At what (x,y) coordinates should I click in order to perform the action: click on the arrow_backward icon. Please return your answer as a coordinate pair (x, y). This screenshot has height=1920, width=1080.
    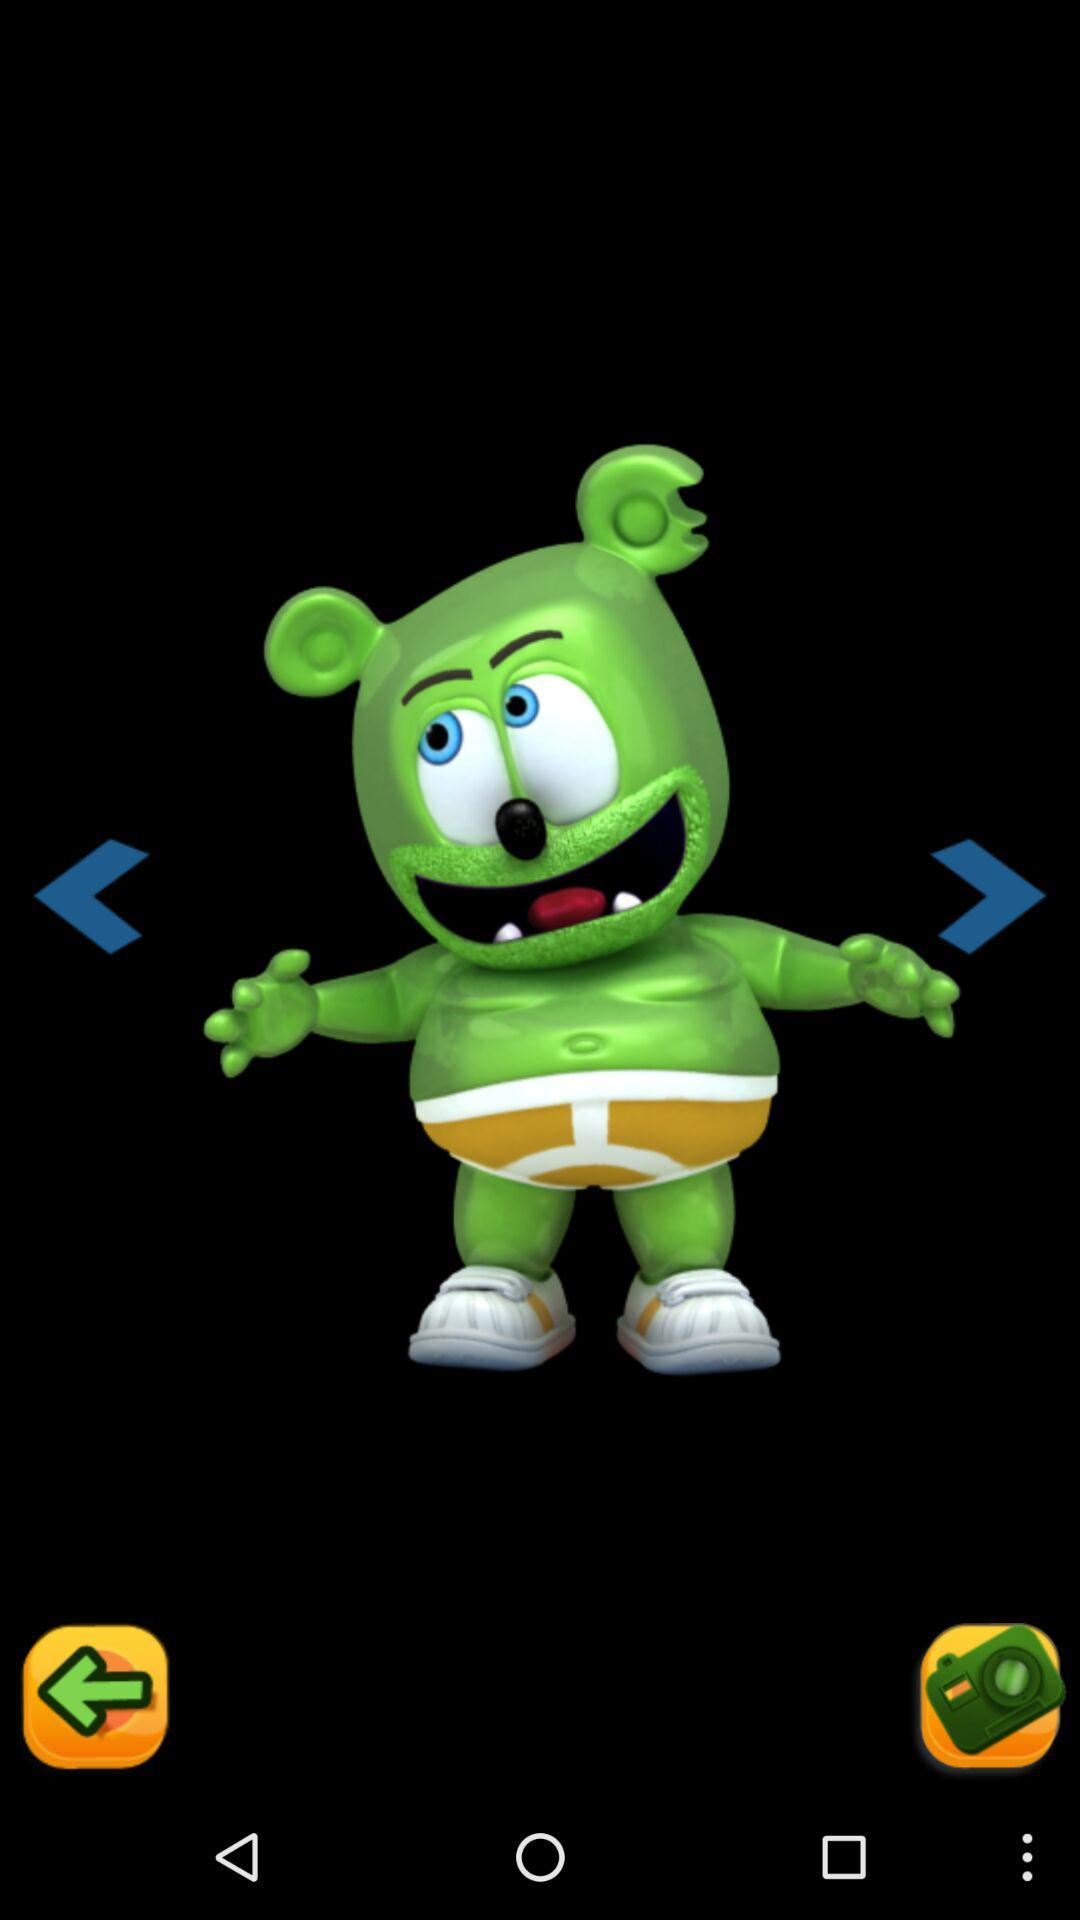
    Looking at the image, I should click on (92, 1821).